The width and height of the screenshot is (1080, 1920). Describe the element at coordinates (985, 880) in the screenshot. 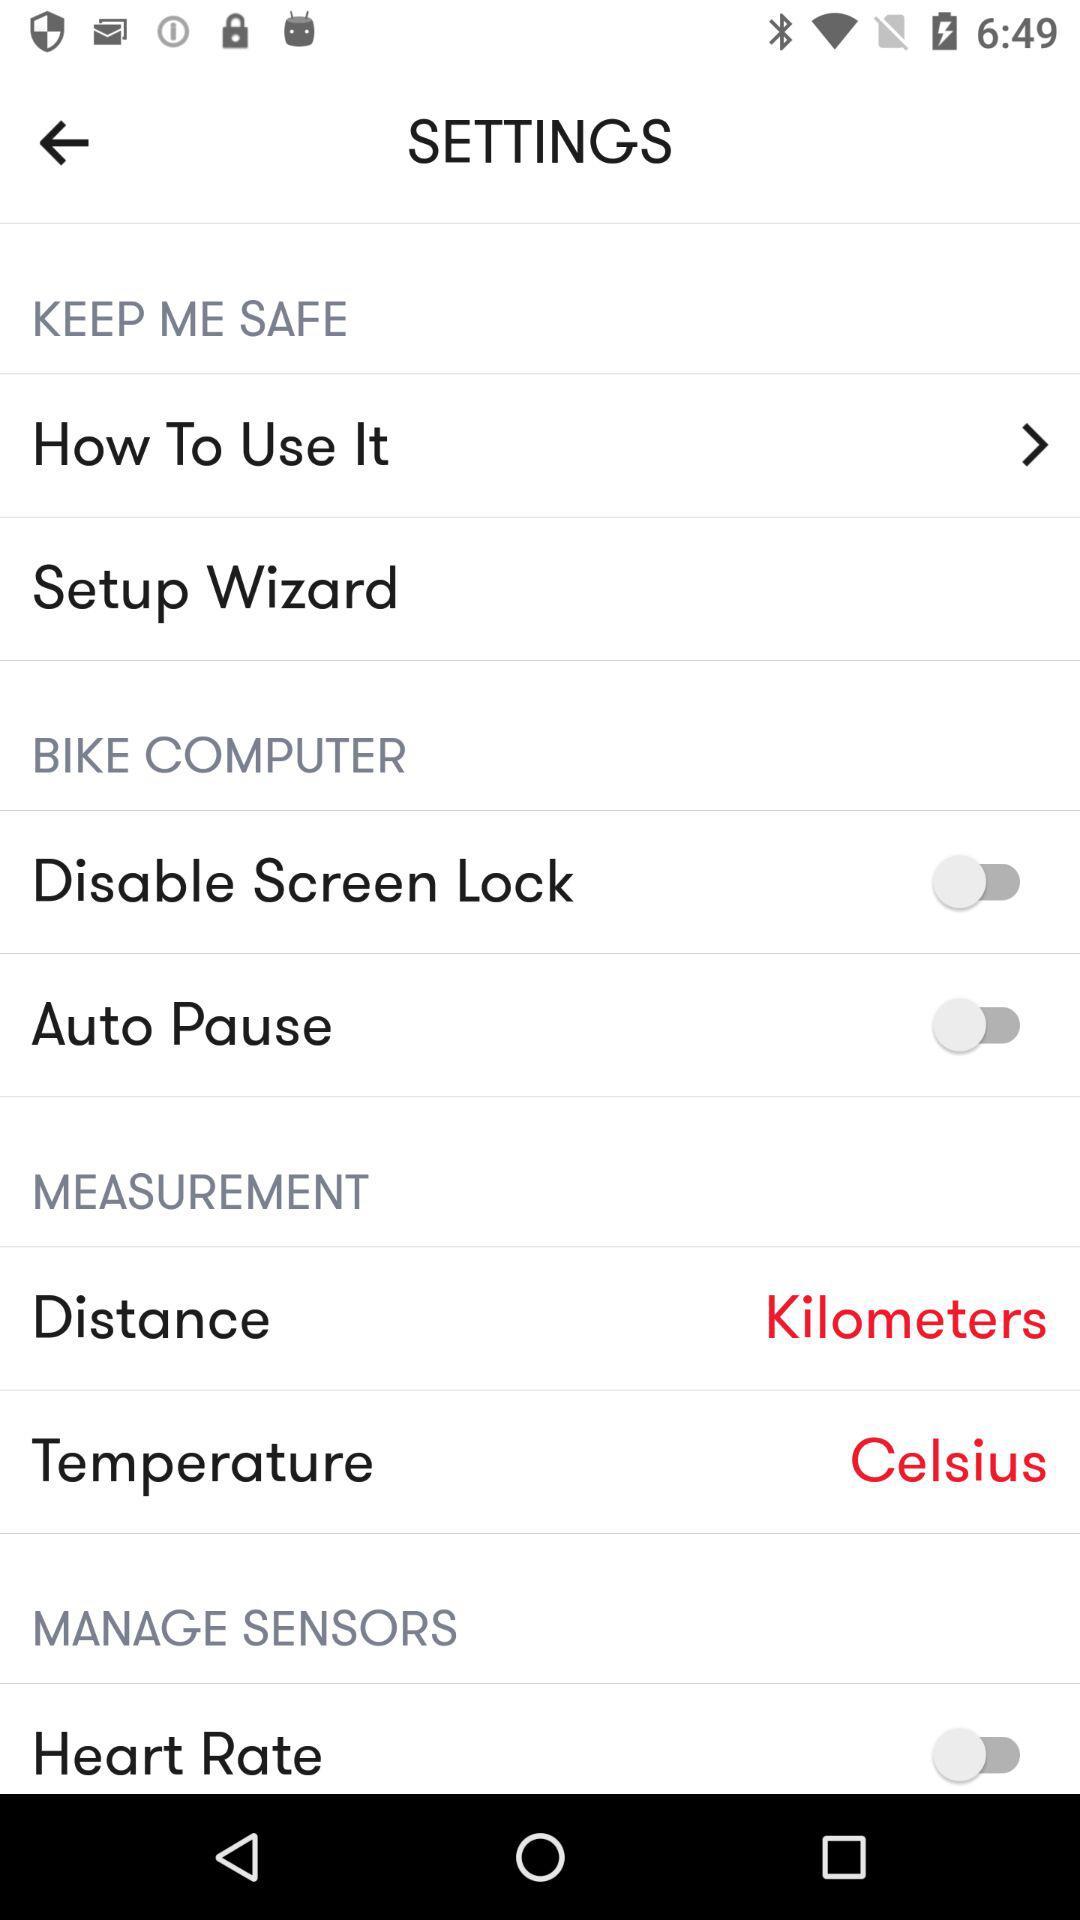

I see `switch screen lock` at that location.